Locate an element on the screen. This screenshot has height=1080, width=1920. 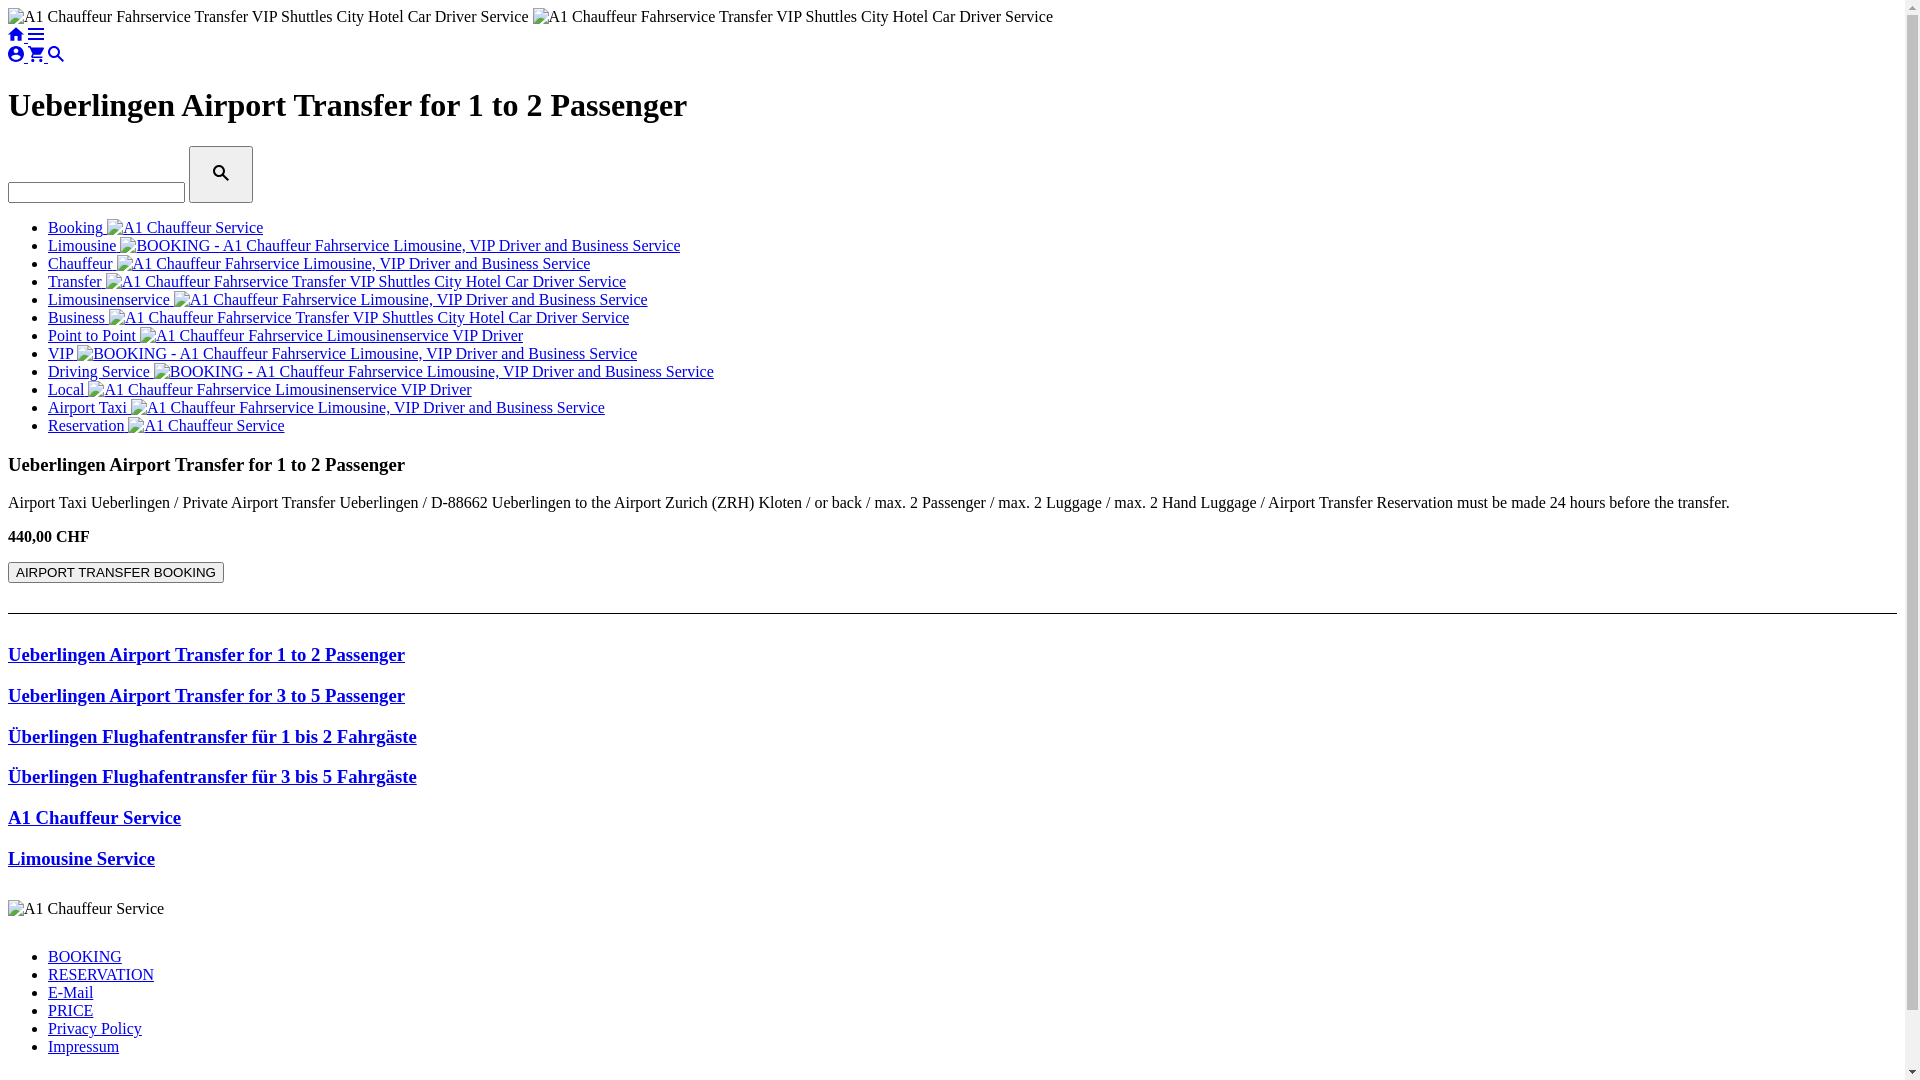
'Ueberlingen Airport Transfer for 1 to 2 Passenger' is located at coordinates (206, 654).